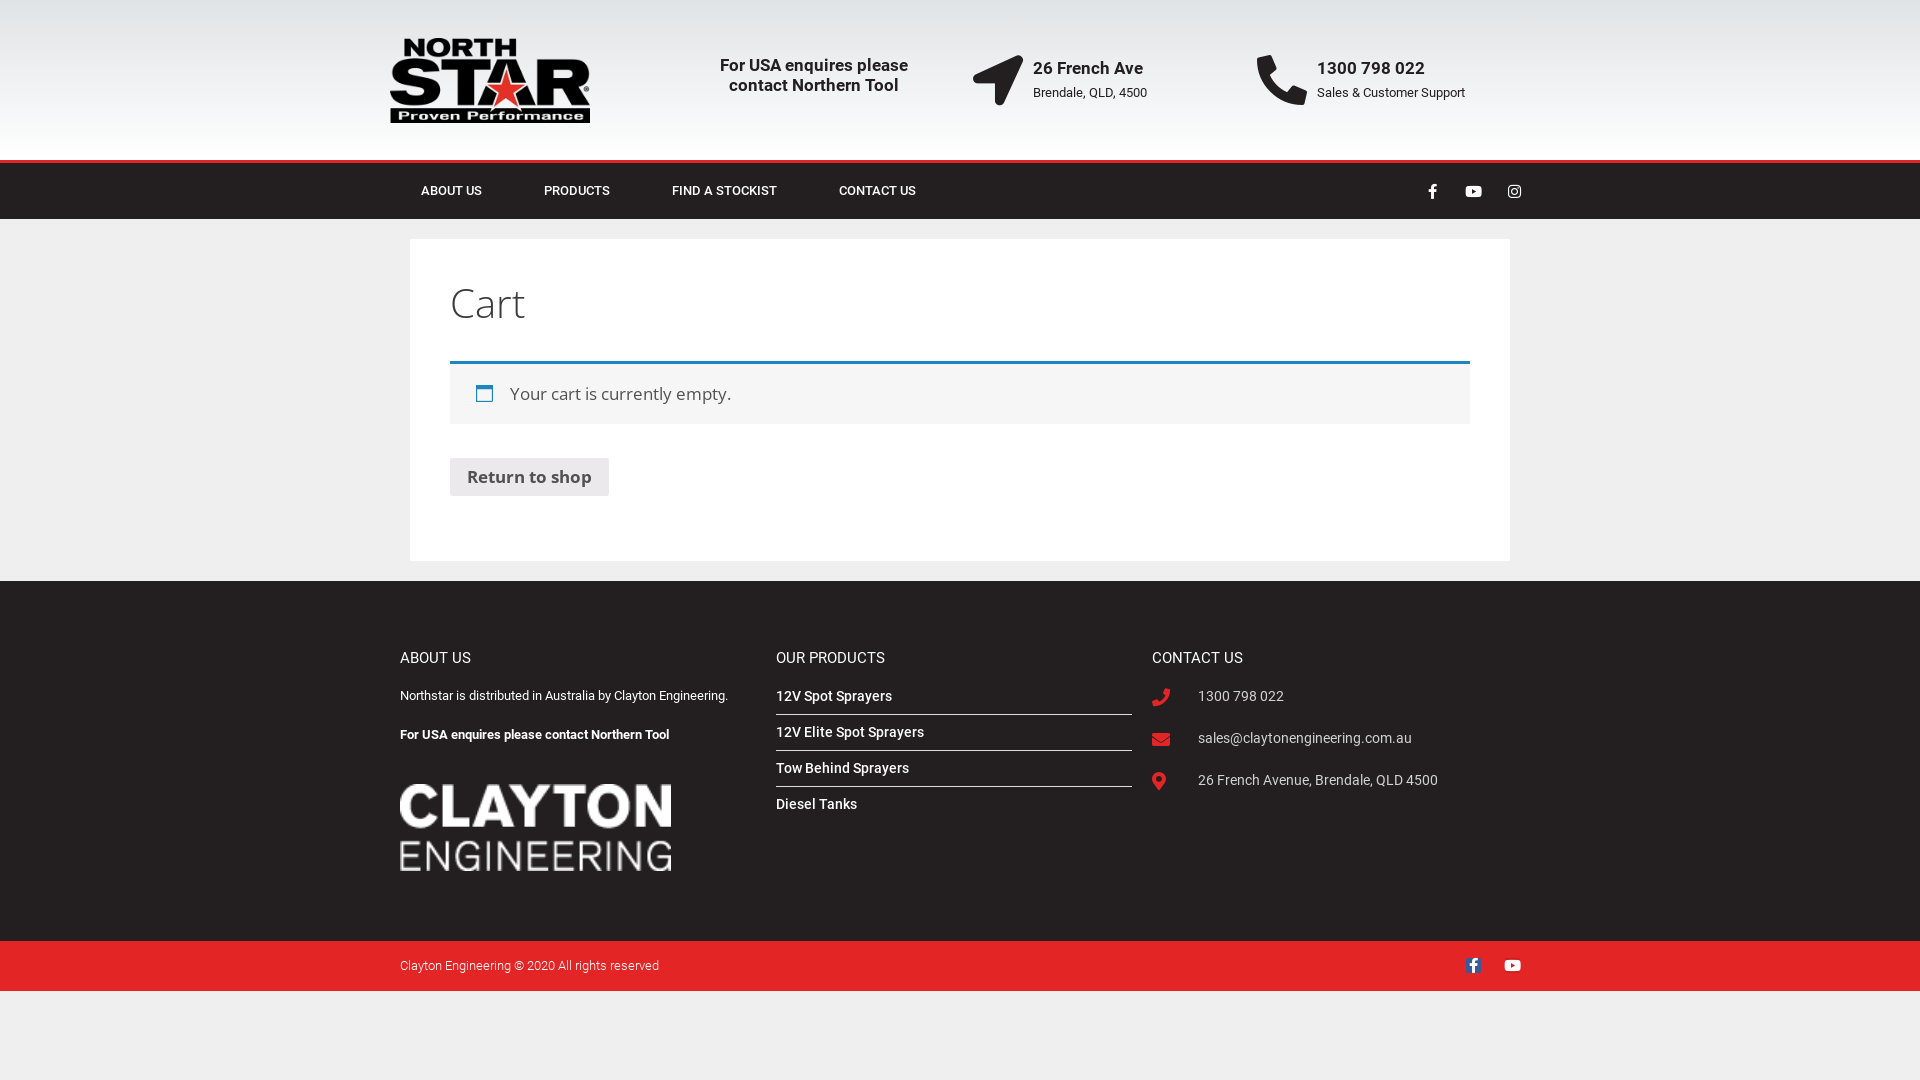 The width and height of the screenshot is (1920, 1080). What do you see at coordinates (723, 191) in the screenshot?
I see `'FIND A STOCKIST'` at bounding box center [723, 191].